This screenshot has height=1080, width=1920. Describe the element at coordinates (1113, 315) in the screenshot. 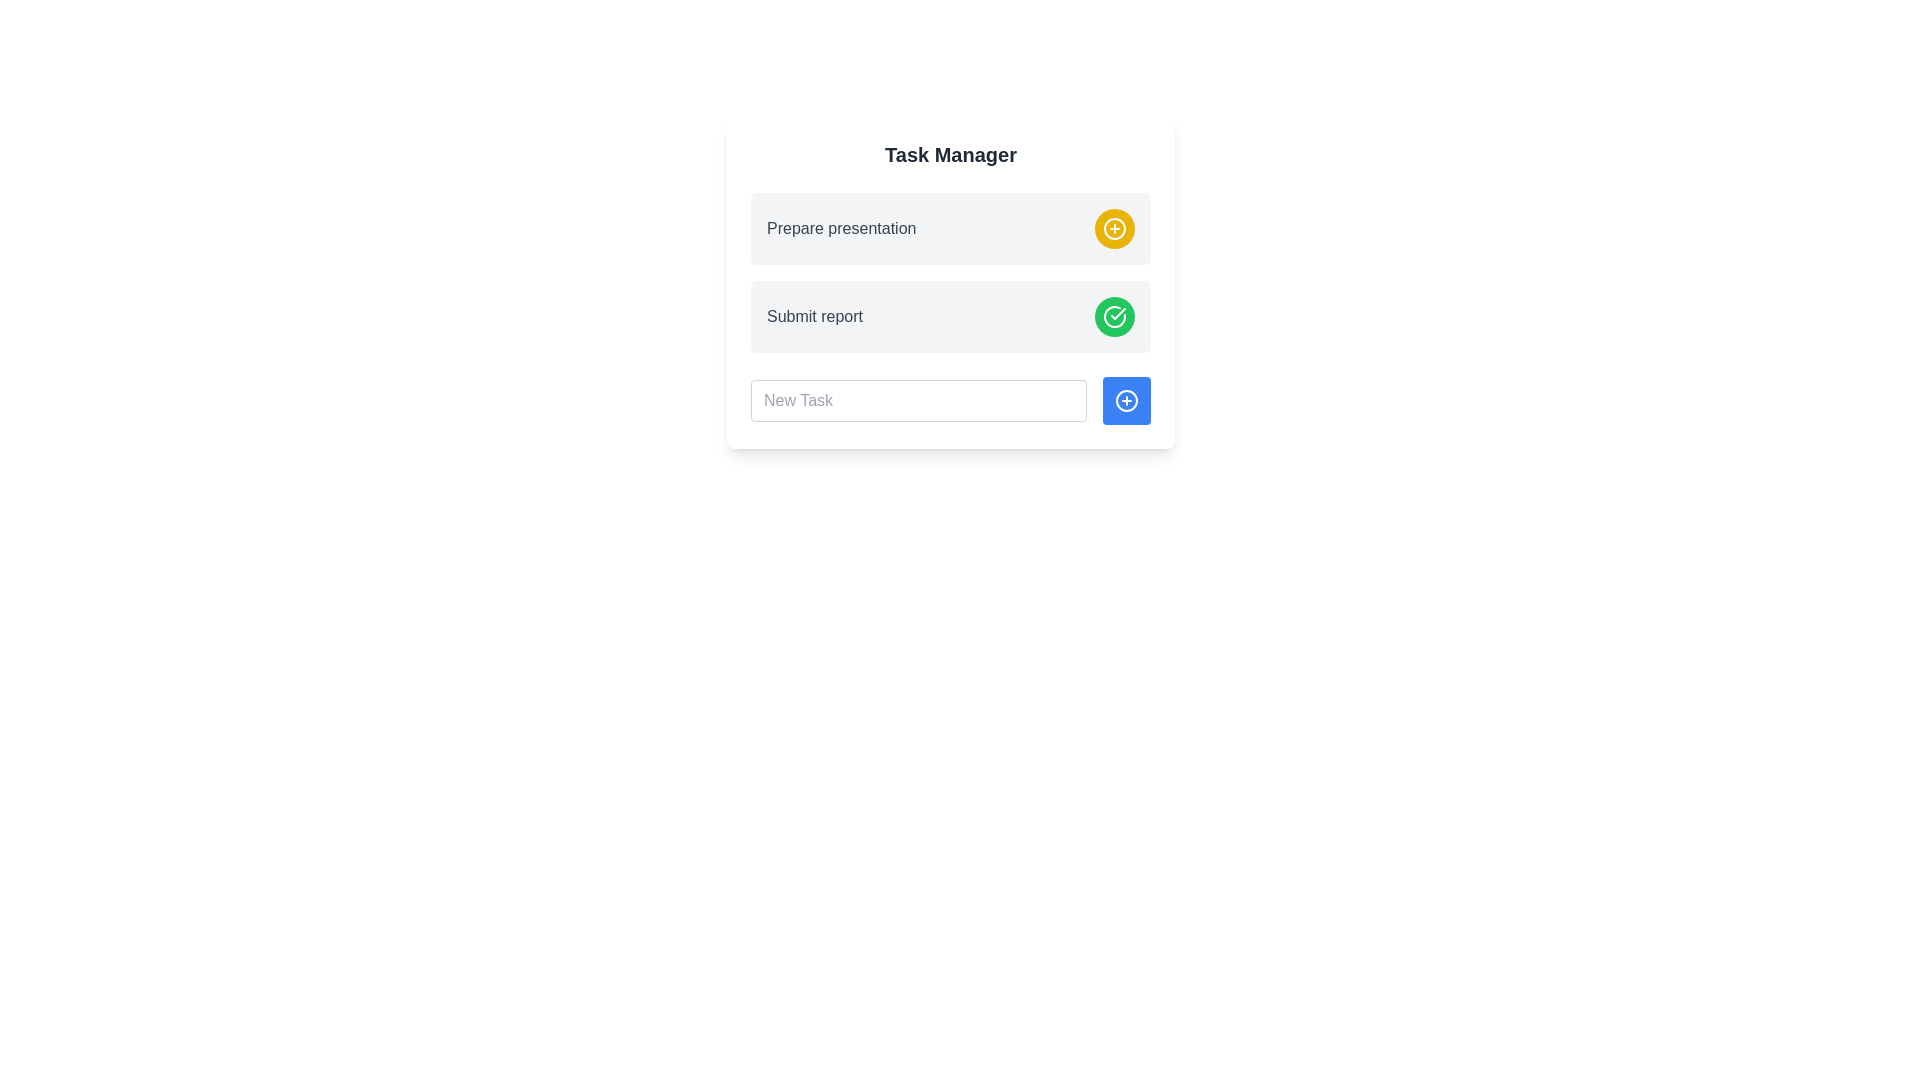

I see `the circular icon indicating the action status for the 'Submit report' task` at that location.